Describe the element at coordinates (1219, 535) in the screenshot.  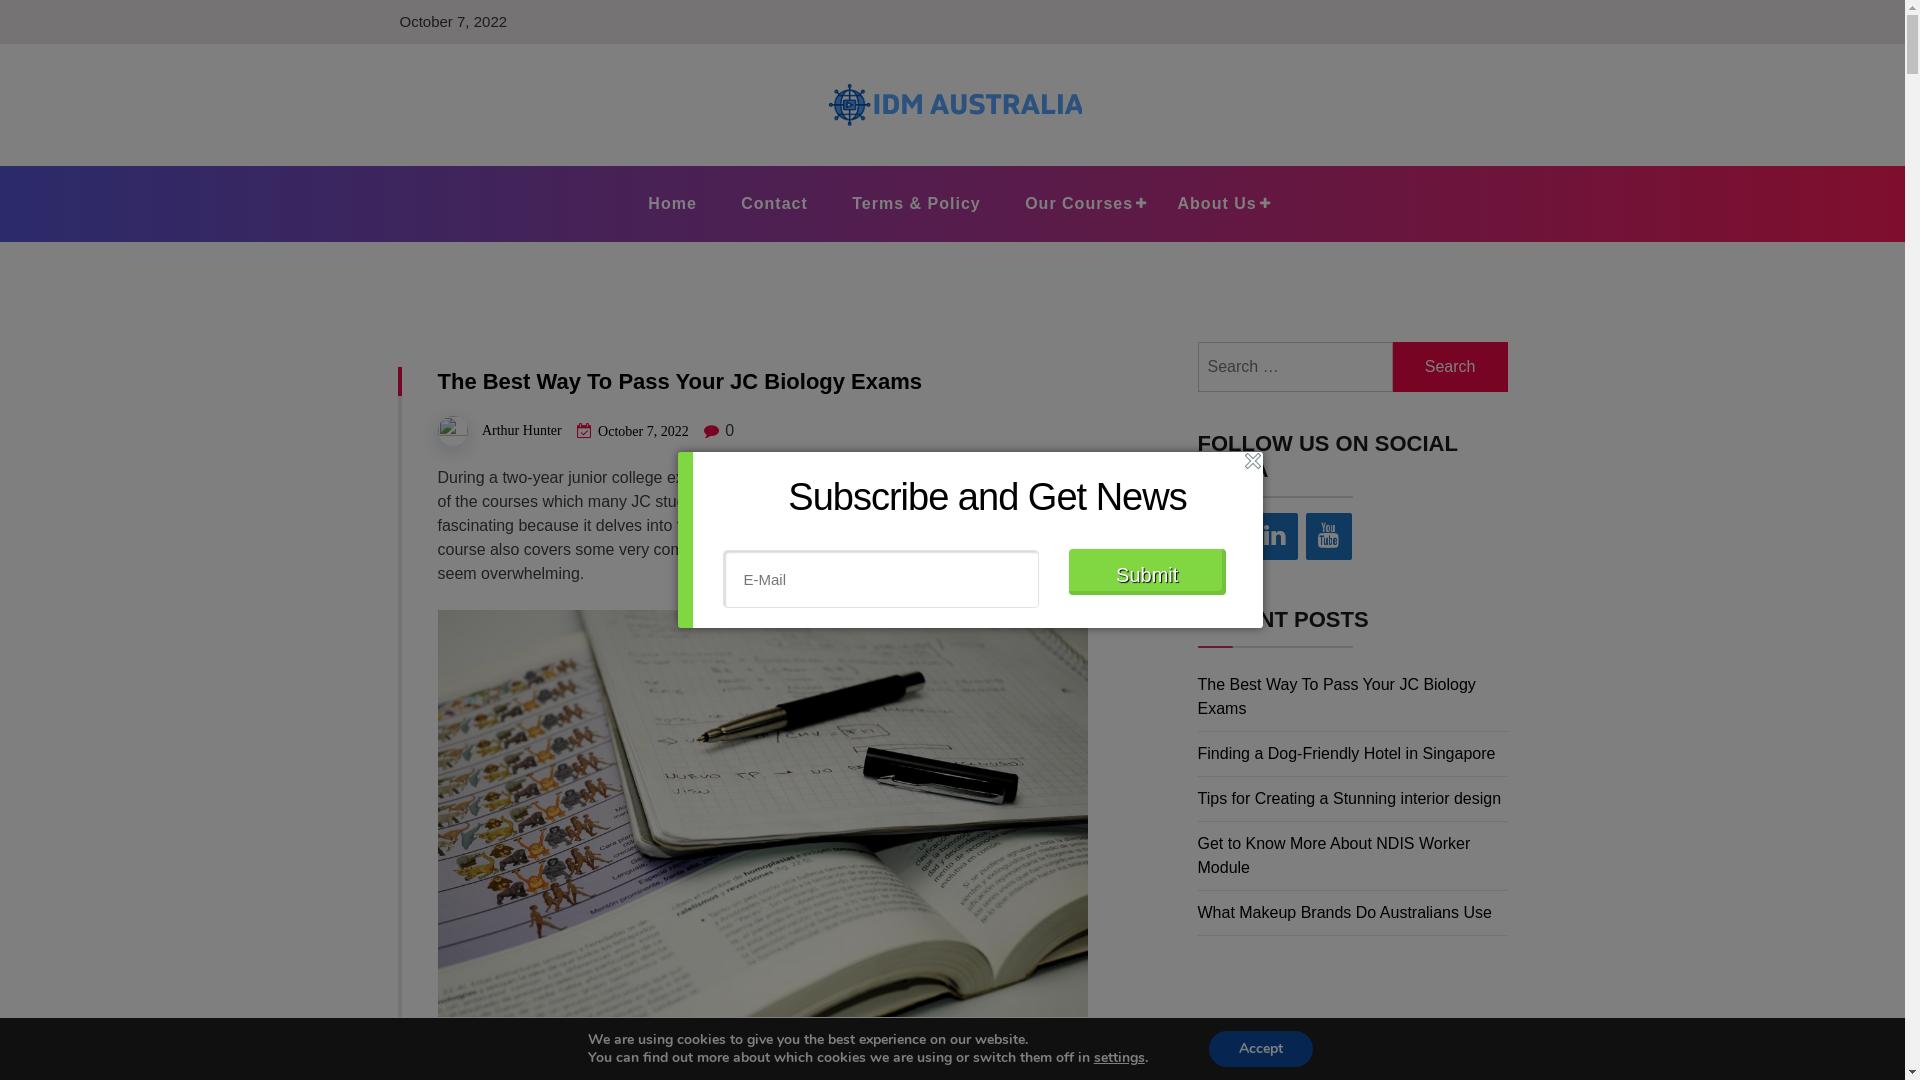
I see `'Facebook'` at that location.